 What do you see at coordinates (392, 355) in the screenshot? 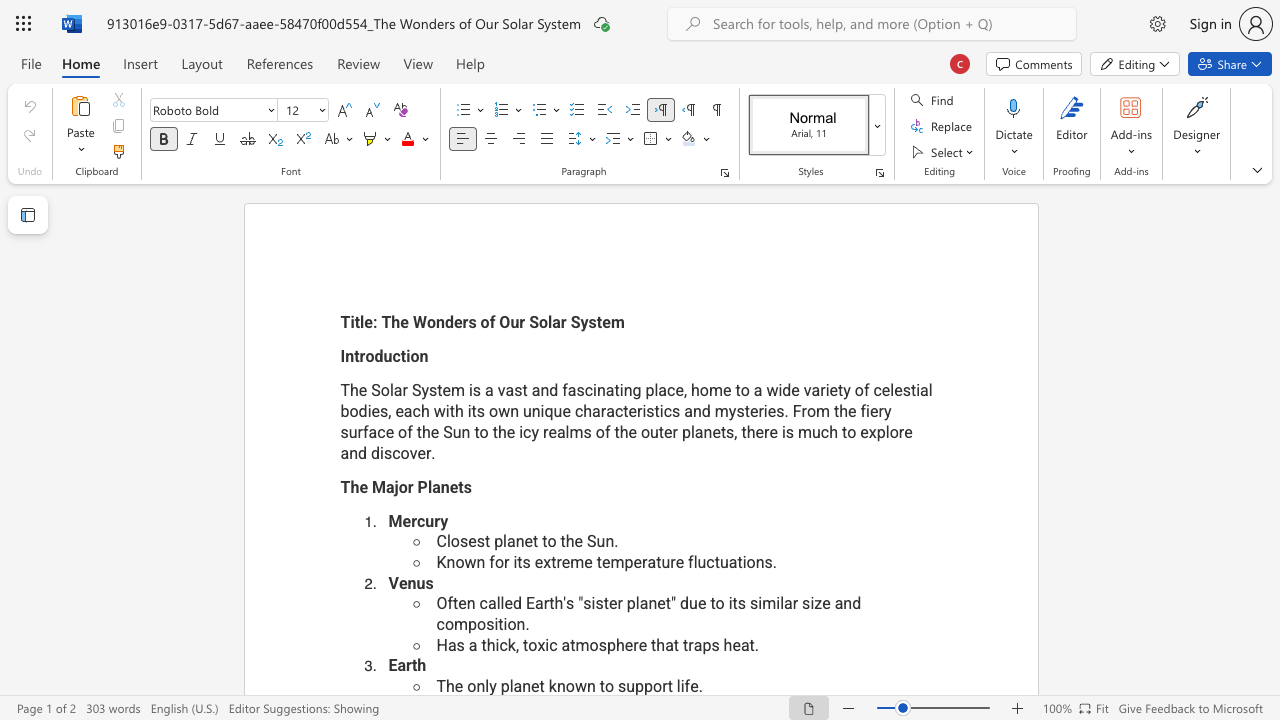
I see `the space between the continuous character "u" and "c" in the text` at bounding box center [392, 355].